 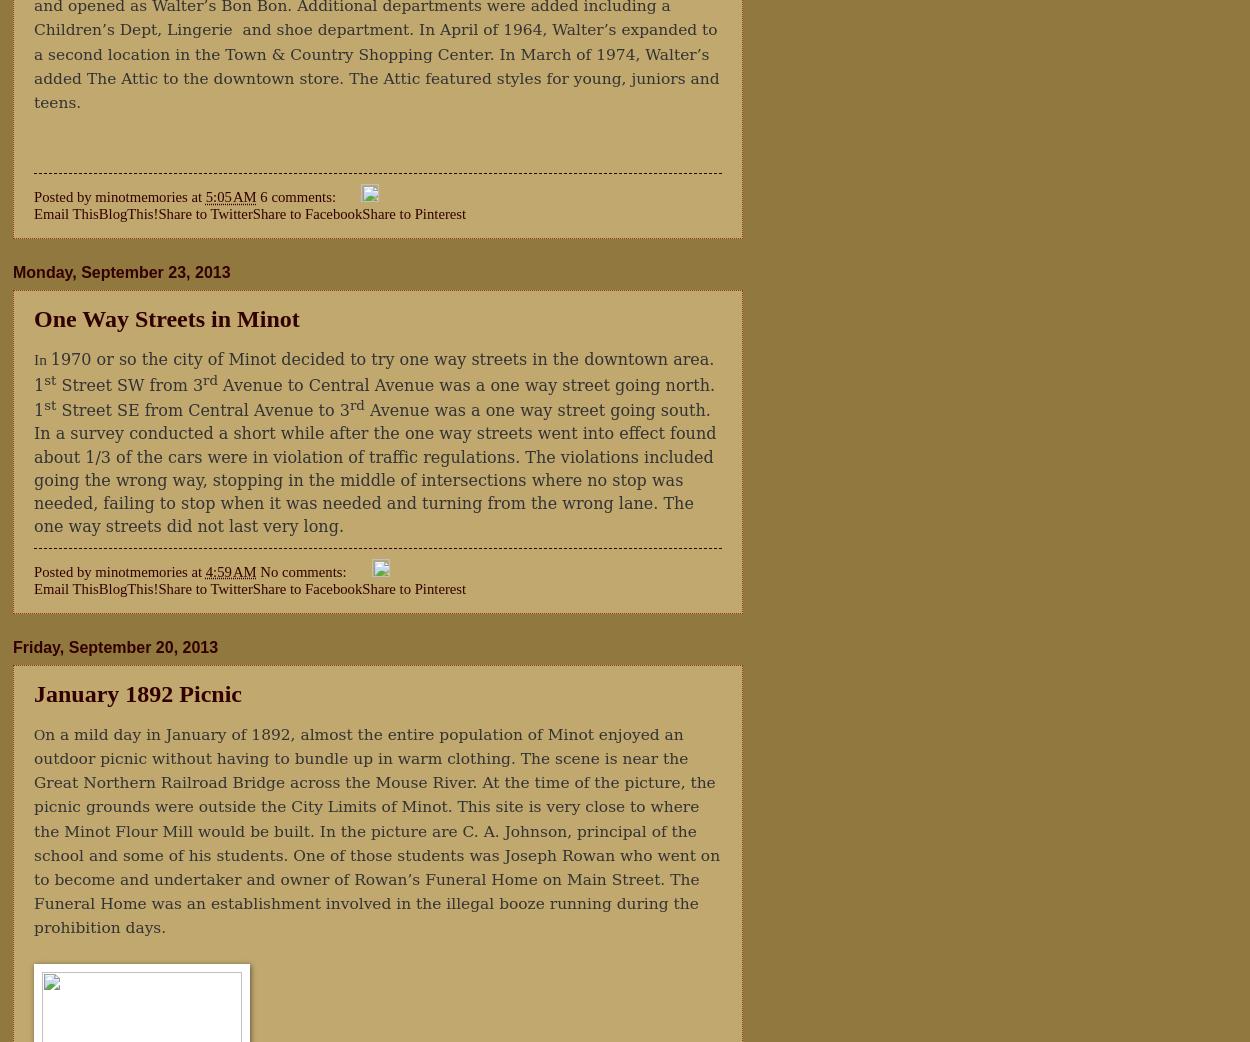 What do you see at coordinates (204, 570) in the screenshot?
I see `'4:59 AM'` at bounding box center [204, 570].